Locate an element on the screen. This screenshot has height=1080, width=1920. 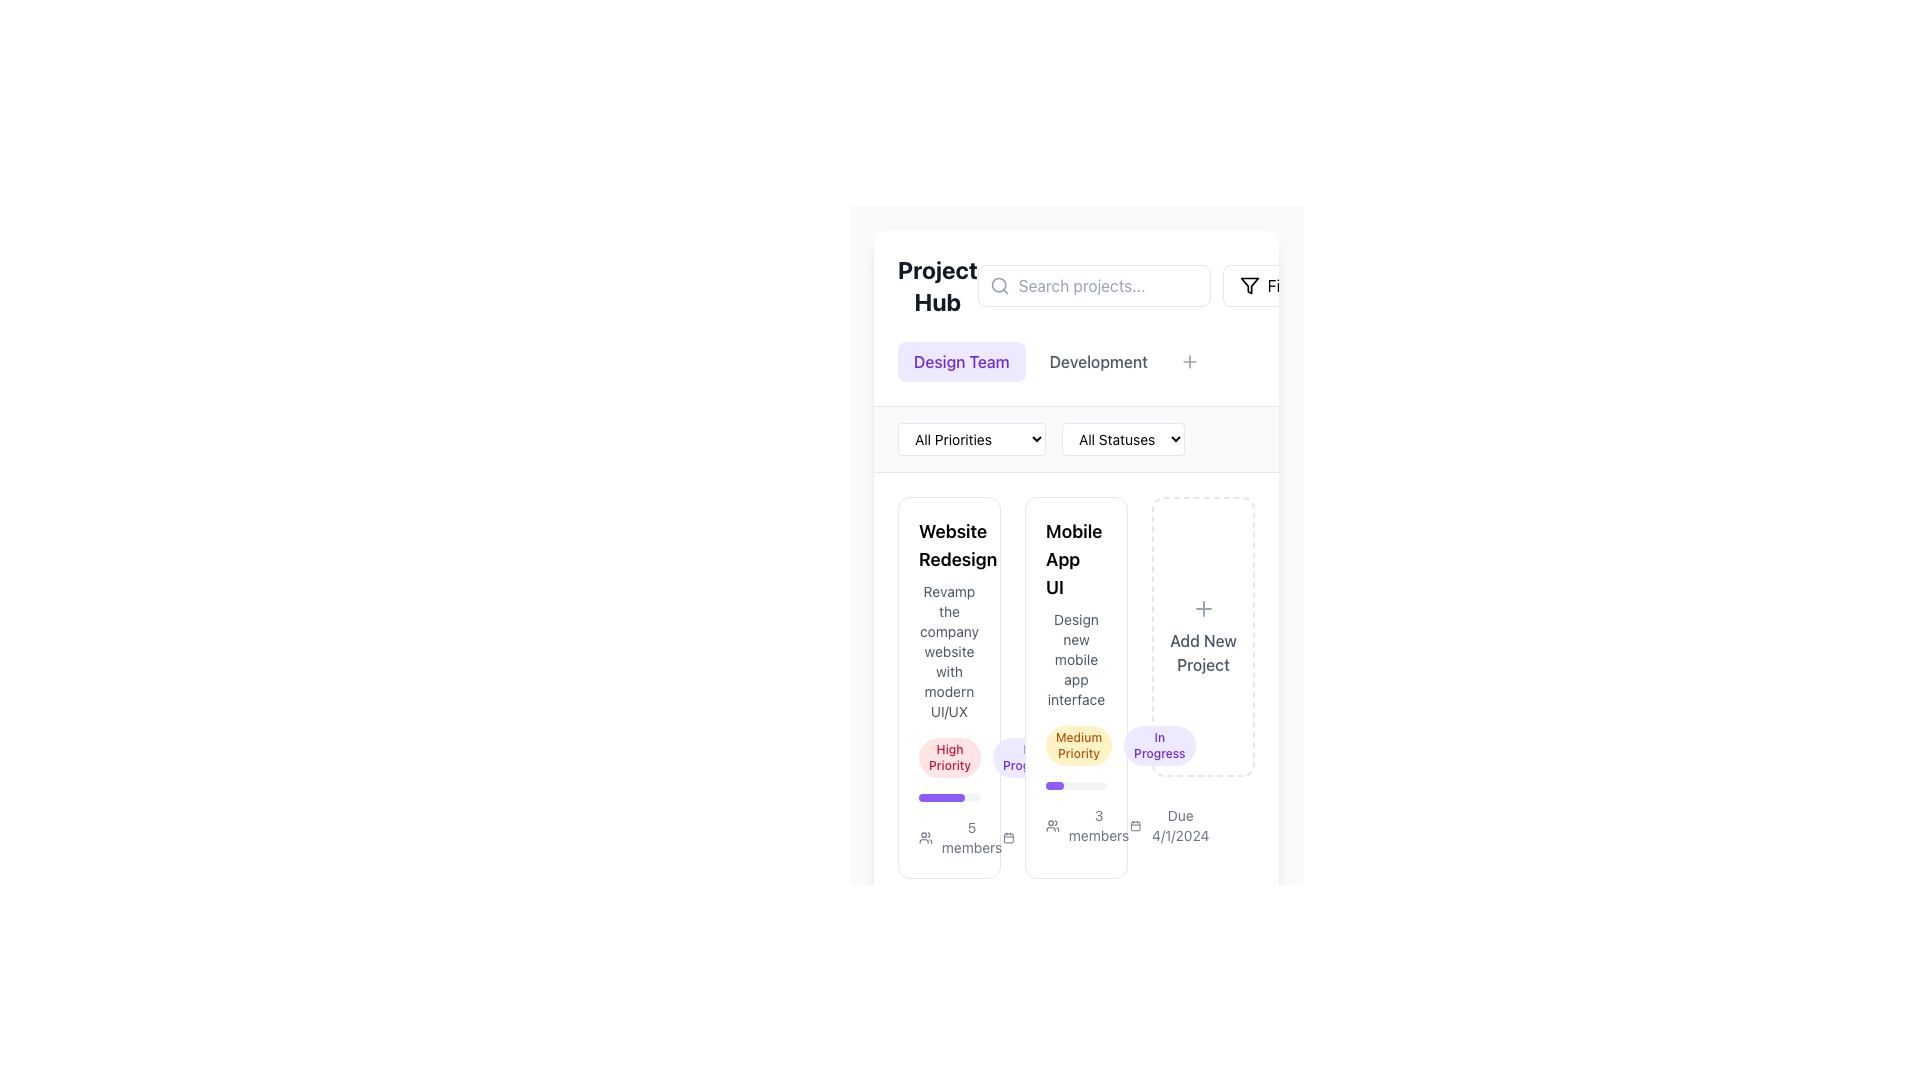
the violet progress bar segment located at the bottom of the 'Mobile App UI' card, which visually represents task progress is located at coordinates (940, 797).